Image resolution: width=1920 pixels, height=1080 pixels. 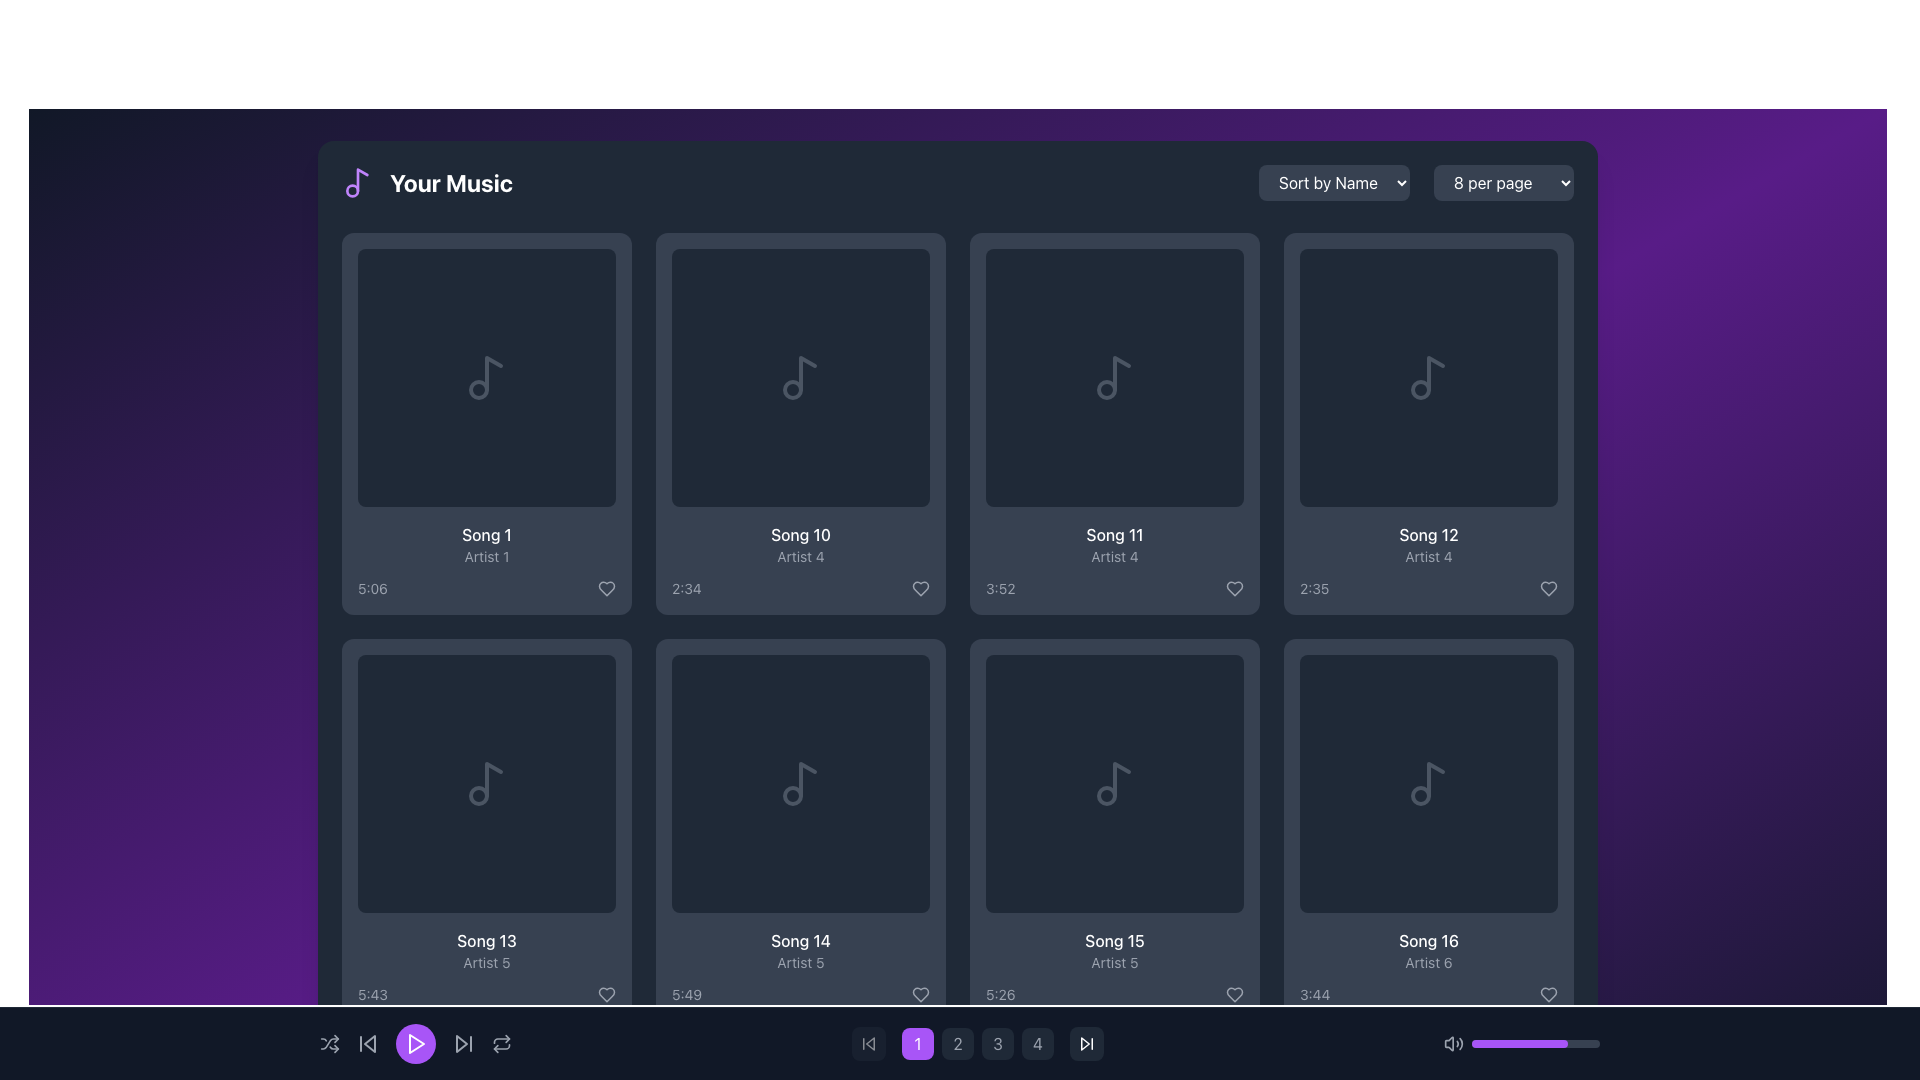 I want to click on the text label that displays the name of the song in the music library interface, located in the third row and third column of the grid layout, above the artist name and duration, so click(x=1113, y=941).